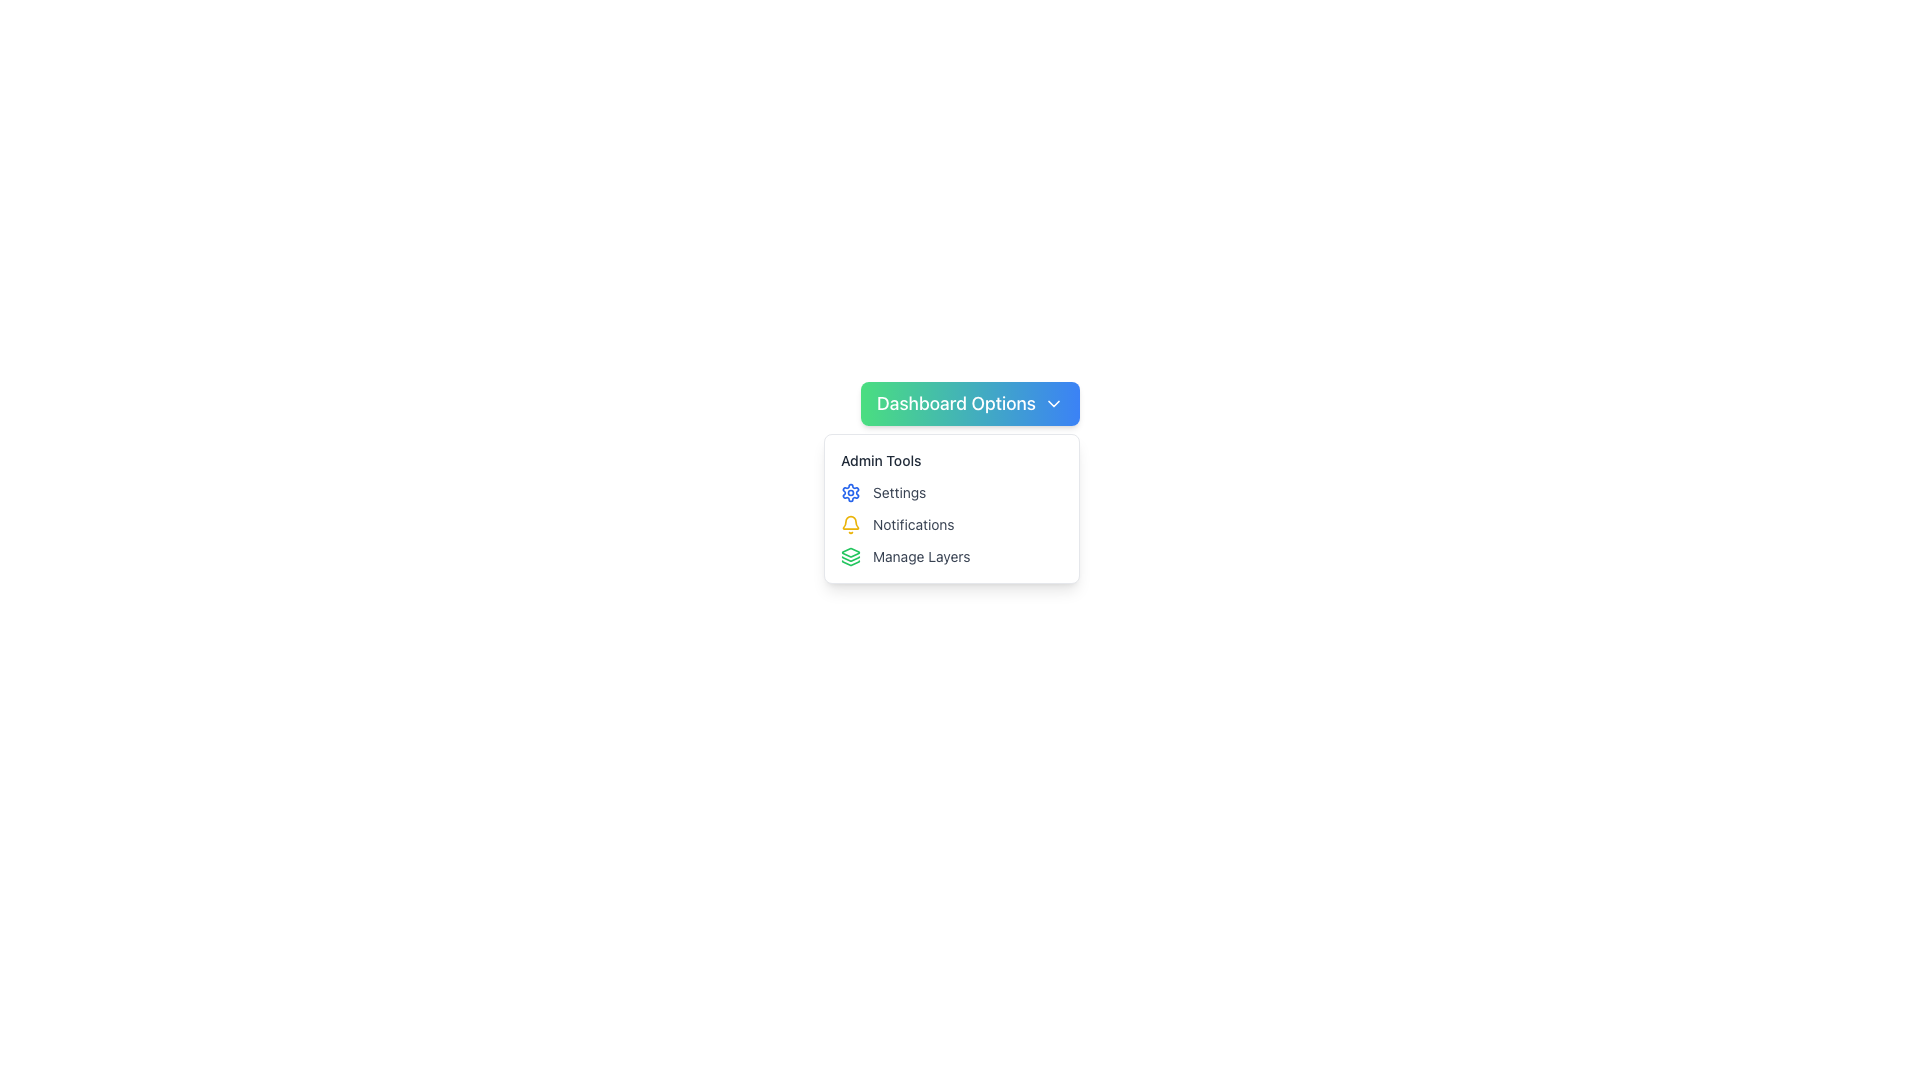 The image size is (1920, 1080). What do you see at coordinates (912, 523) in the screenshot?
I see `the text label that reads 'Notifications,' which is styled in gray and is part of the 'Admin Tools' section in the popup menu` at bounding box center [912, 523].